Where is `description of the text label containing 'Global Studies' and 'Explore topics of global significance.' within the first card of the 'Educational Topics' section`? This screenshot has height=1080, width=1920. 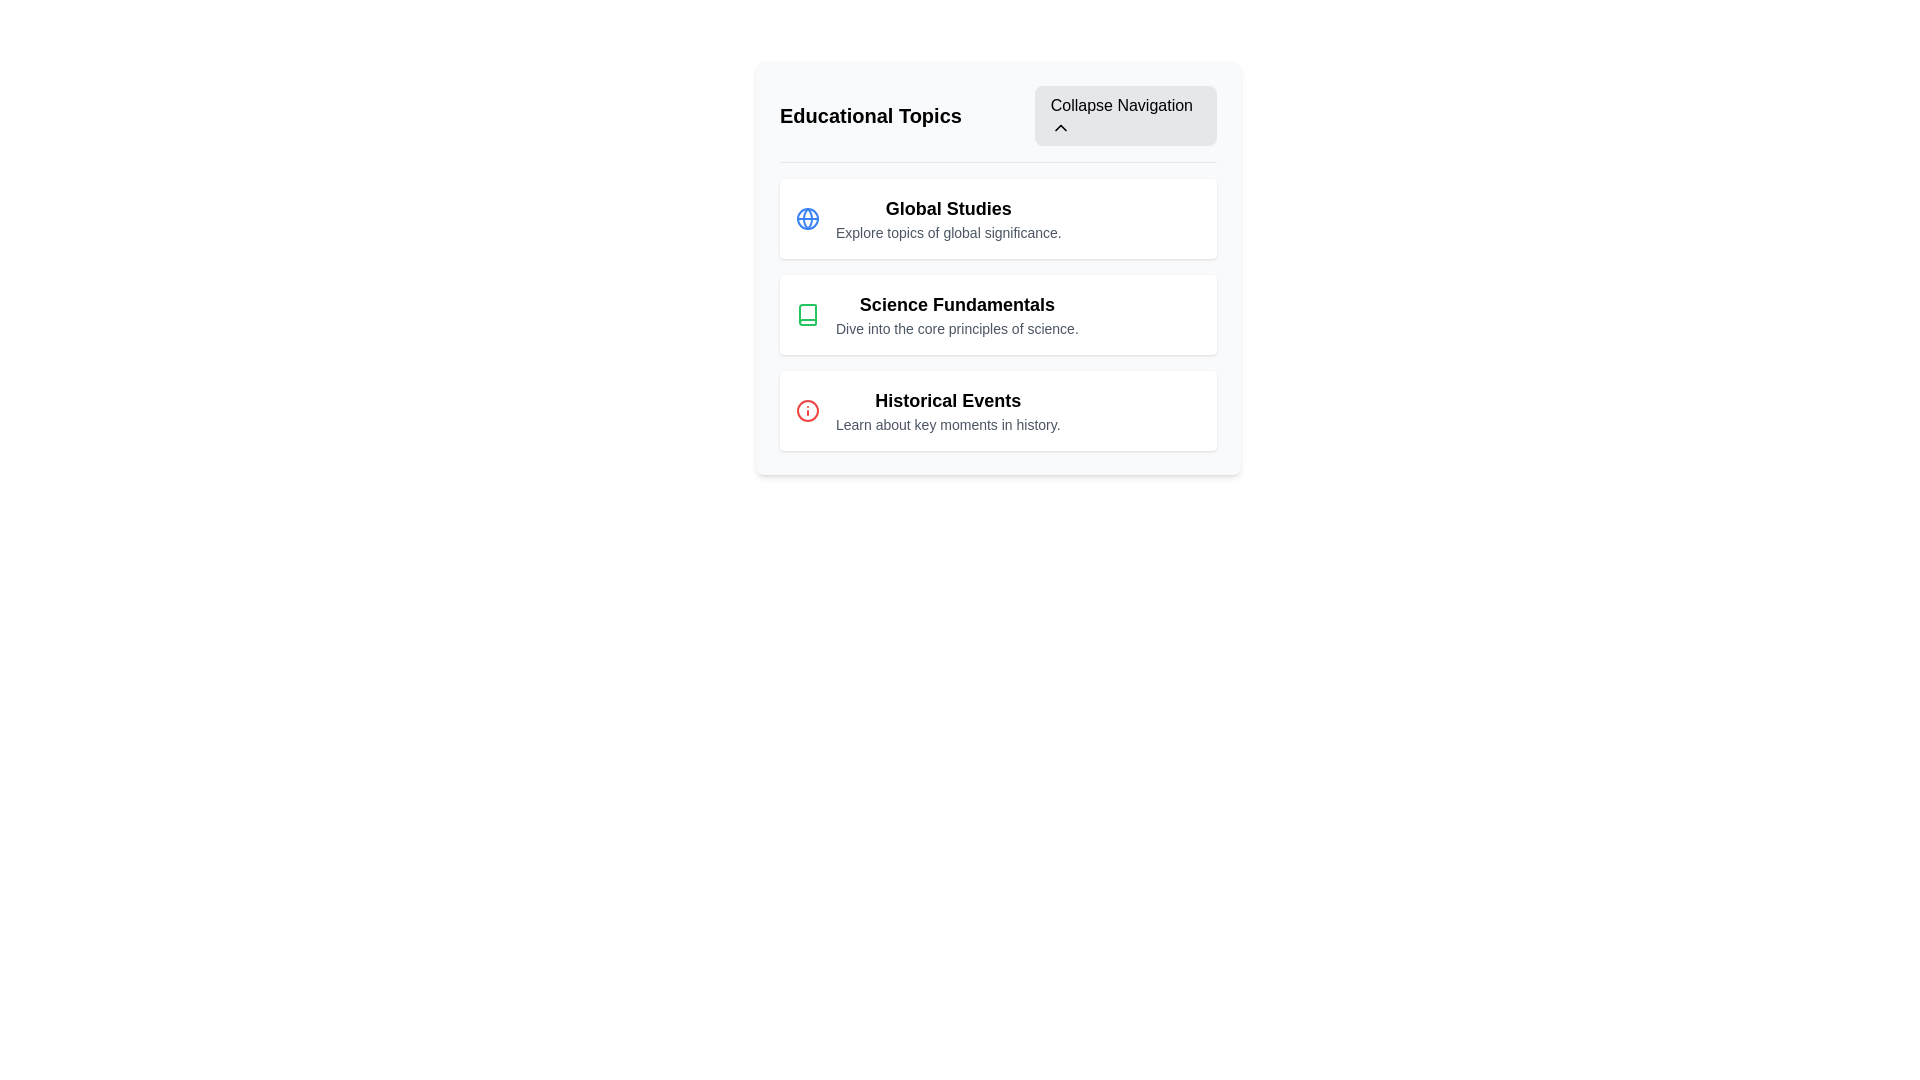
description of the text label containing 'Global Studies' and 'Explore topics of global significance.' within the first card of the 'Educational Topics' section is located at coordinates (947, 219).